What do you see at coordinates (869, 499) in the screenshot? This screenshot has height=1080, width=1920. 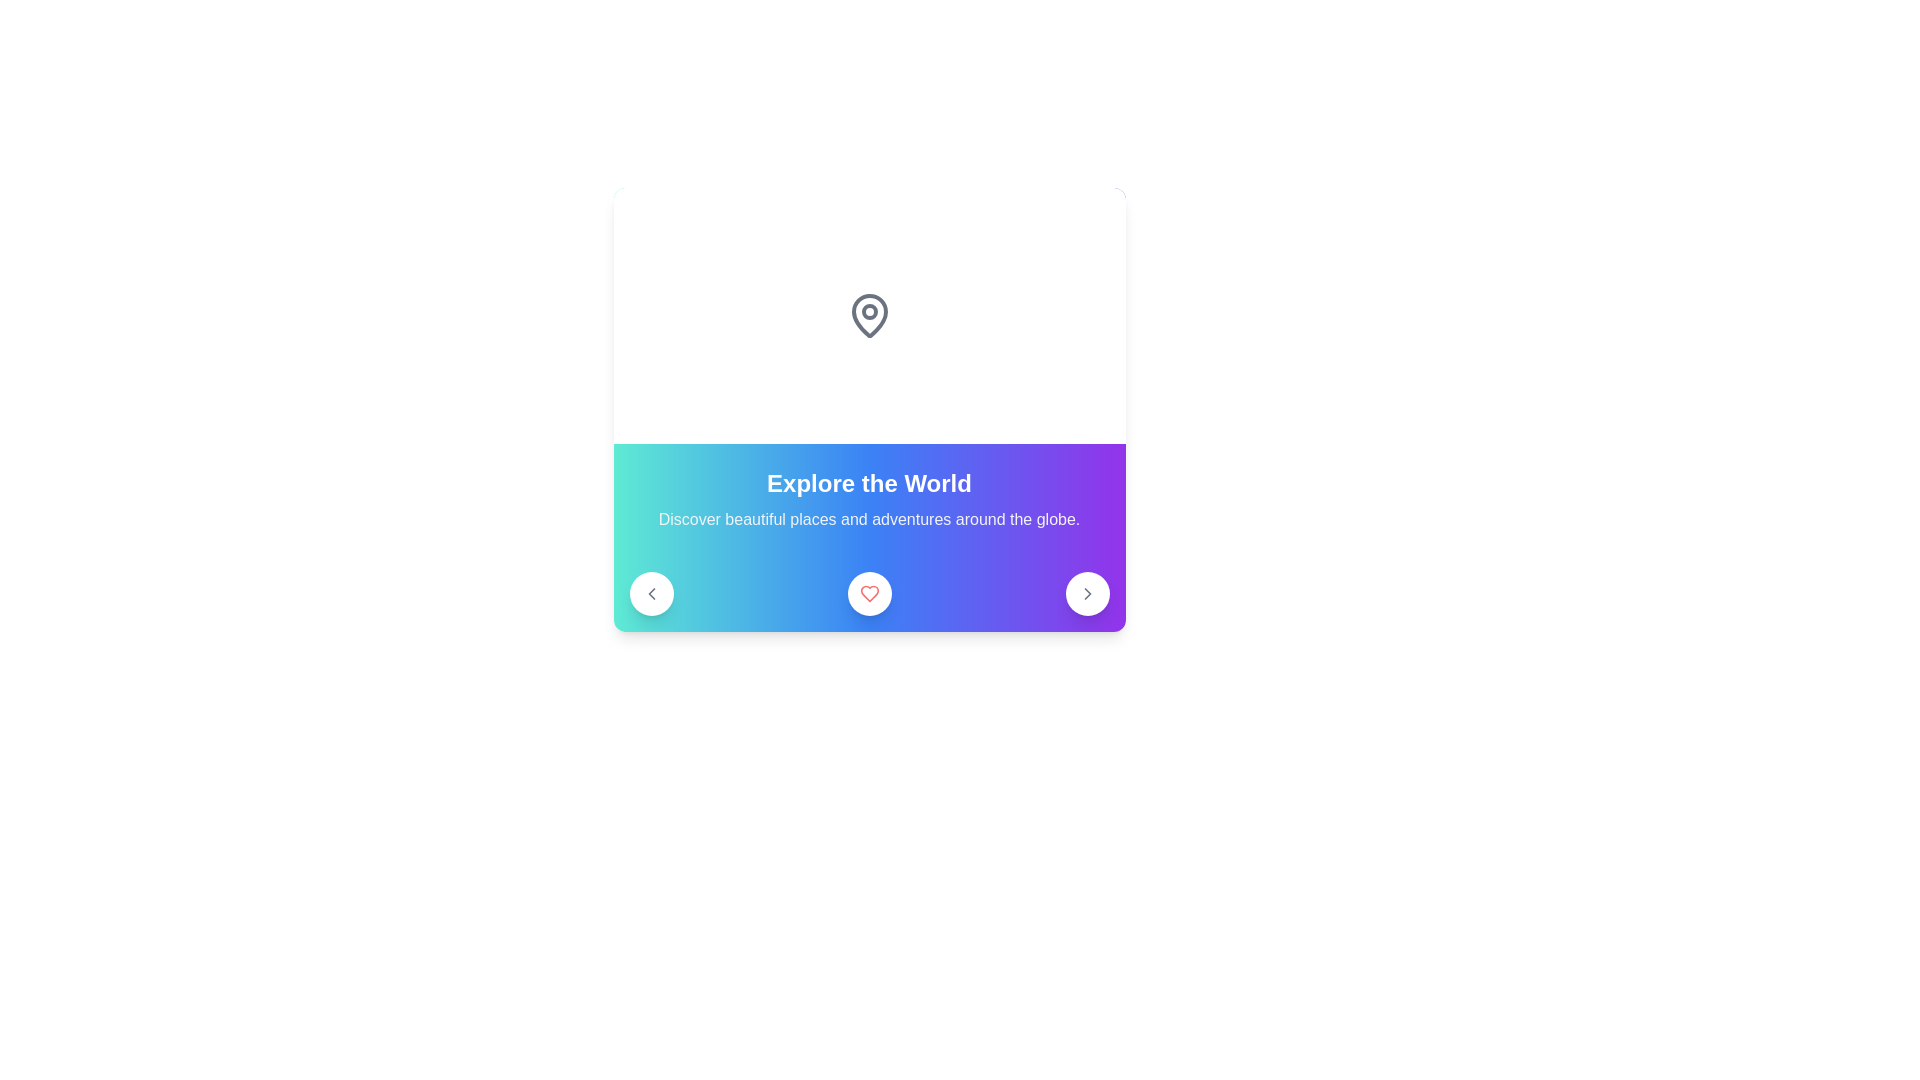 I see `the informational text block that provides a title and brief description about exploring and discovering adventures, located directly below the graphical section and above the row of interactive buttons` at bounding box center [869, 499].